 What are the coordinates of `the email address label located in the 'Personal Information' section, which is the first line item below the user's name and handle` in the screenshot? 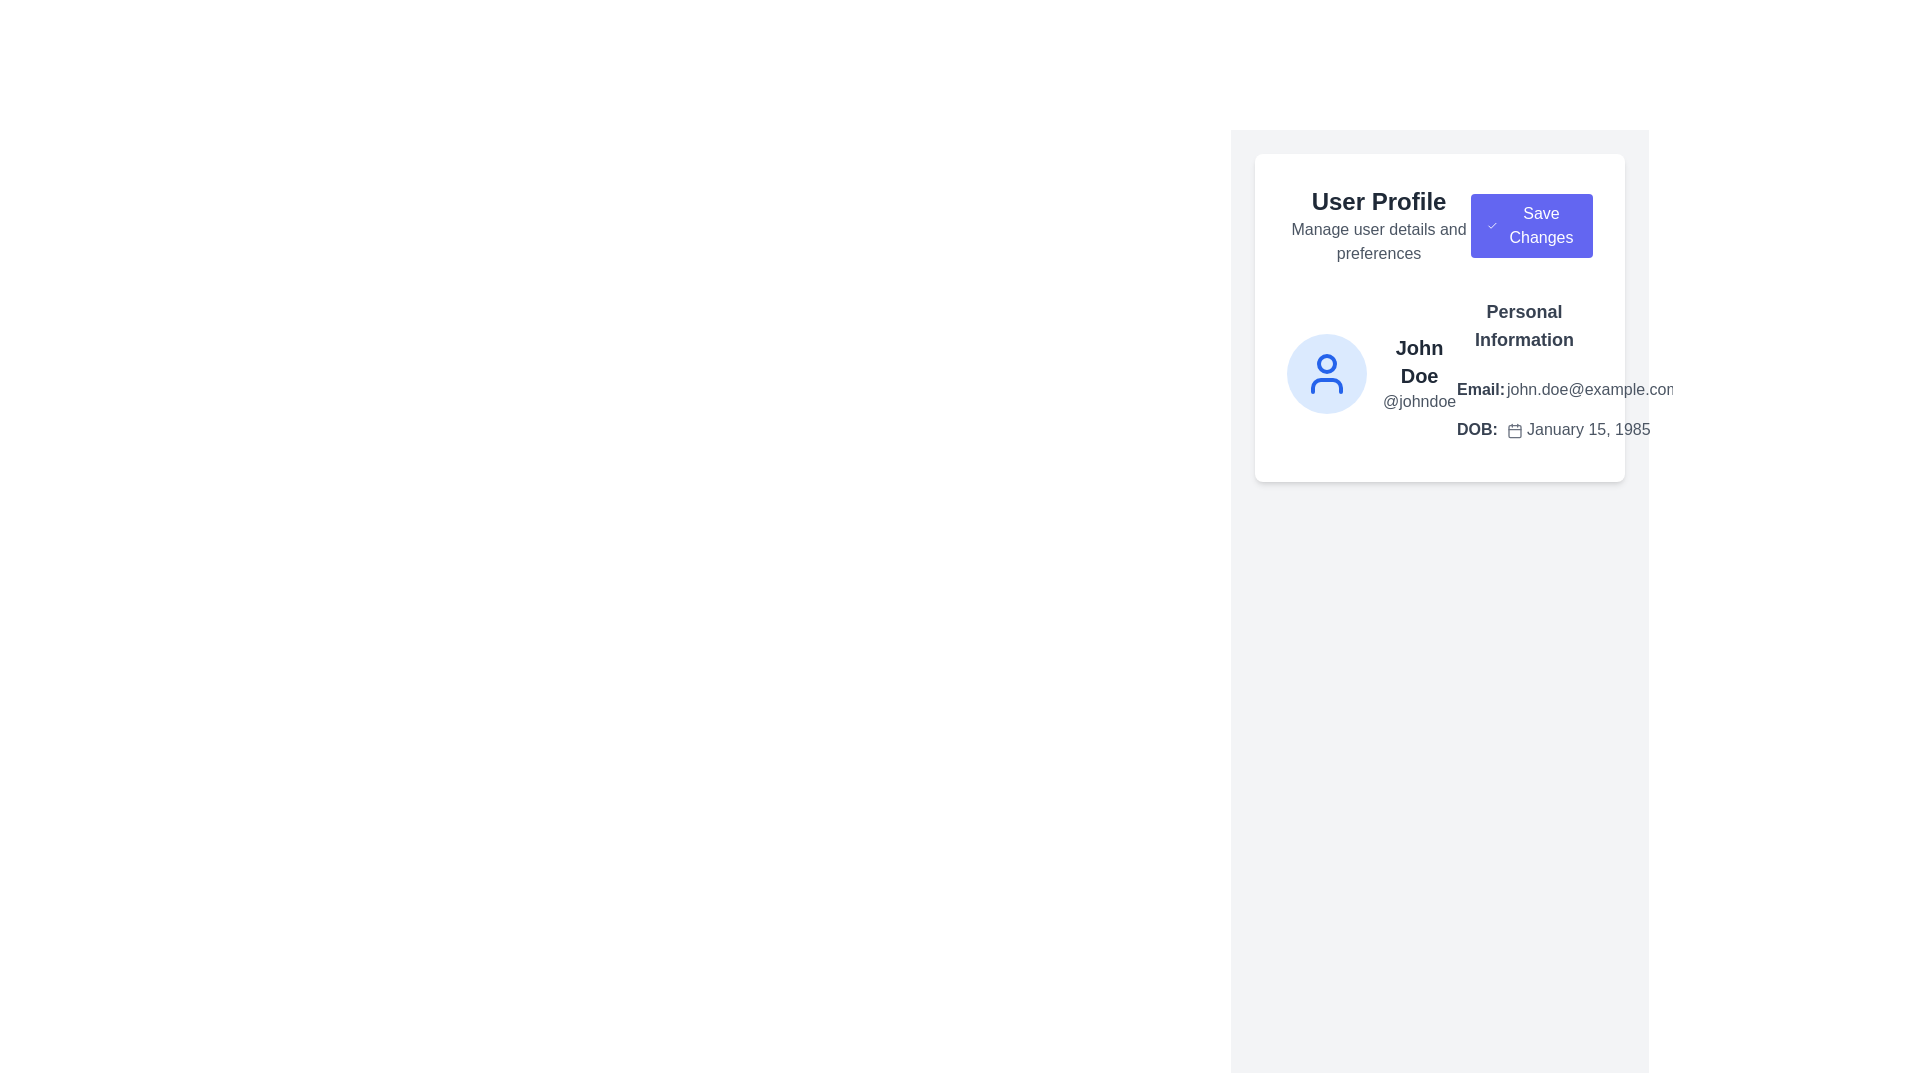 It's located at (1567, 389).